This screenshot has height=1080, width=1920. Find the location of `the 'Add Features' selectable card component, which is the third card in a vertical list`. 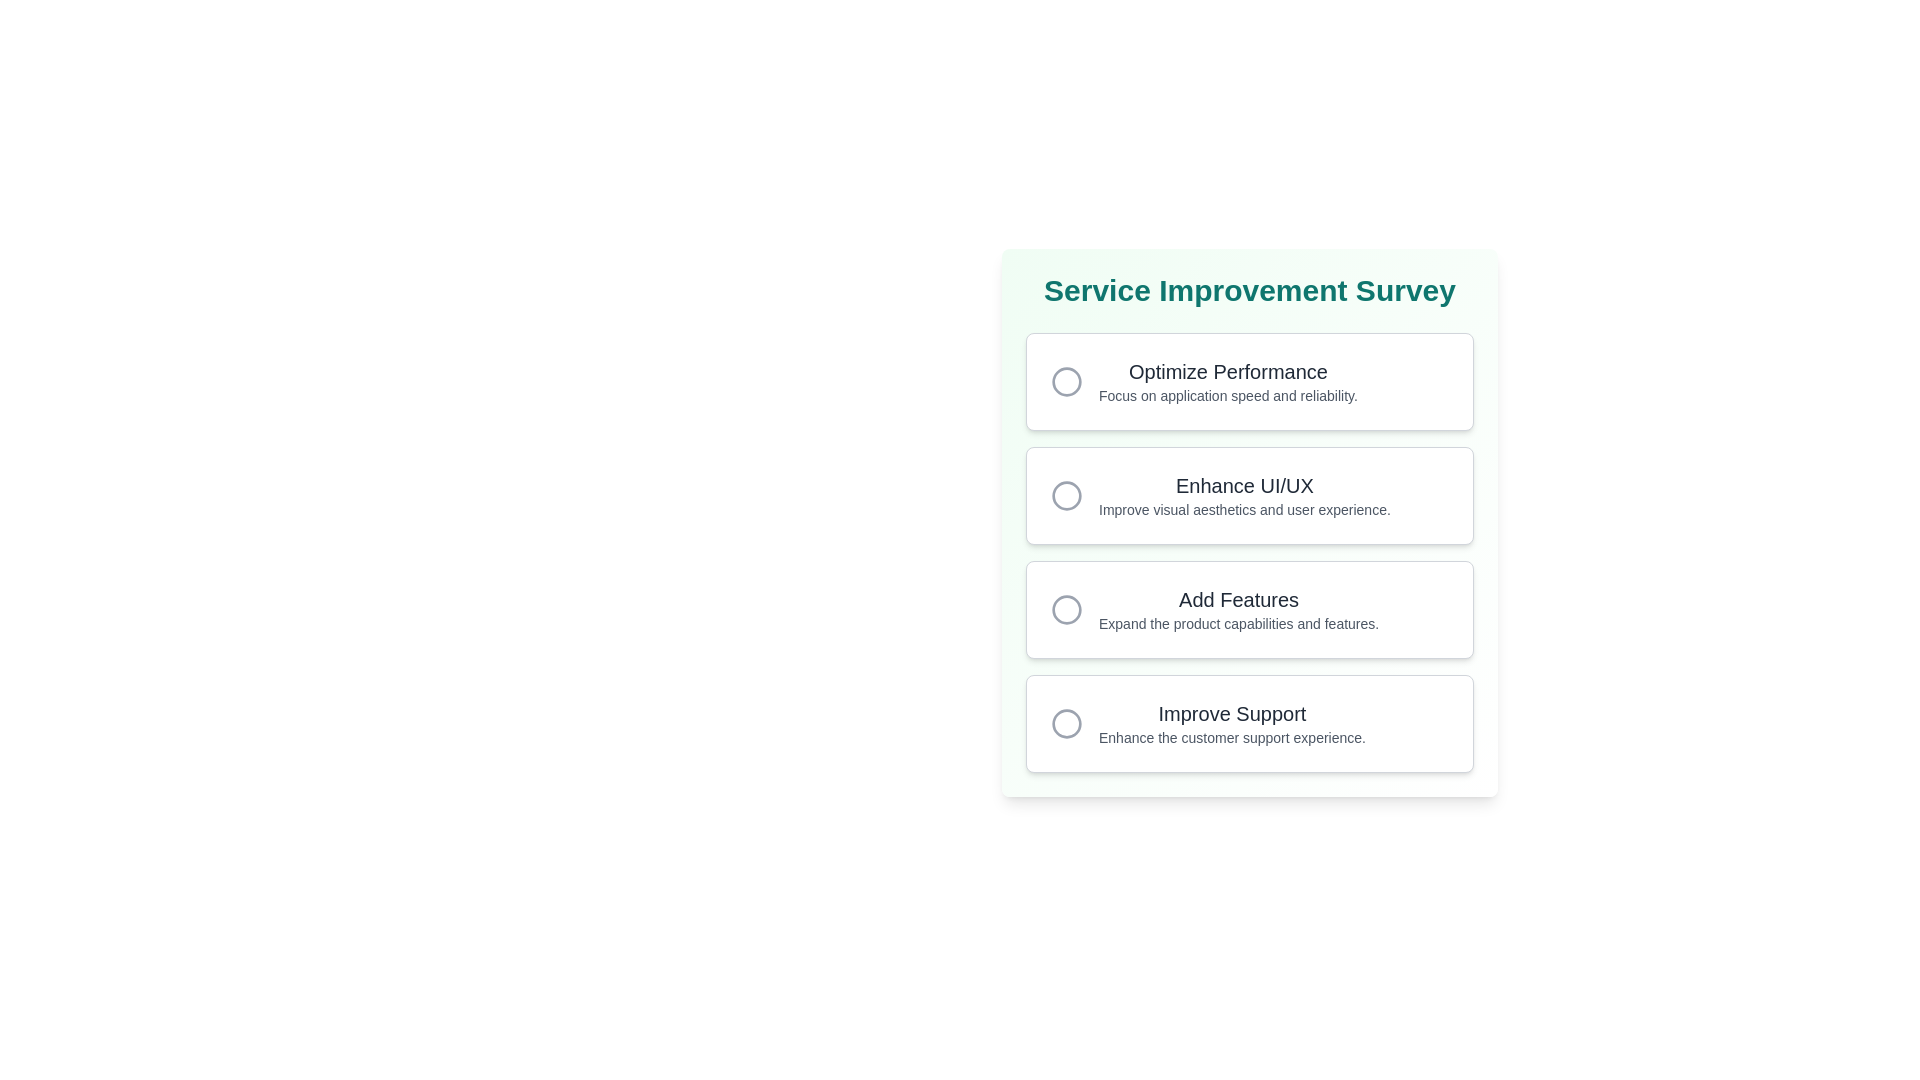

the 'Add Features' selectable card component, which is the third card in a vertical list is located at coordinates (1248, 608).